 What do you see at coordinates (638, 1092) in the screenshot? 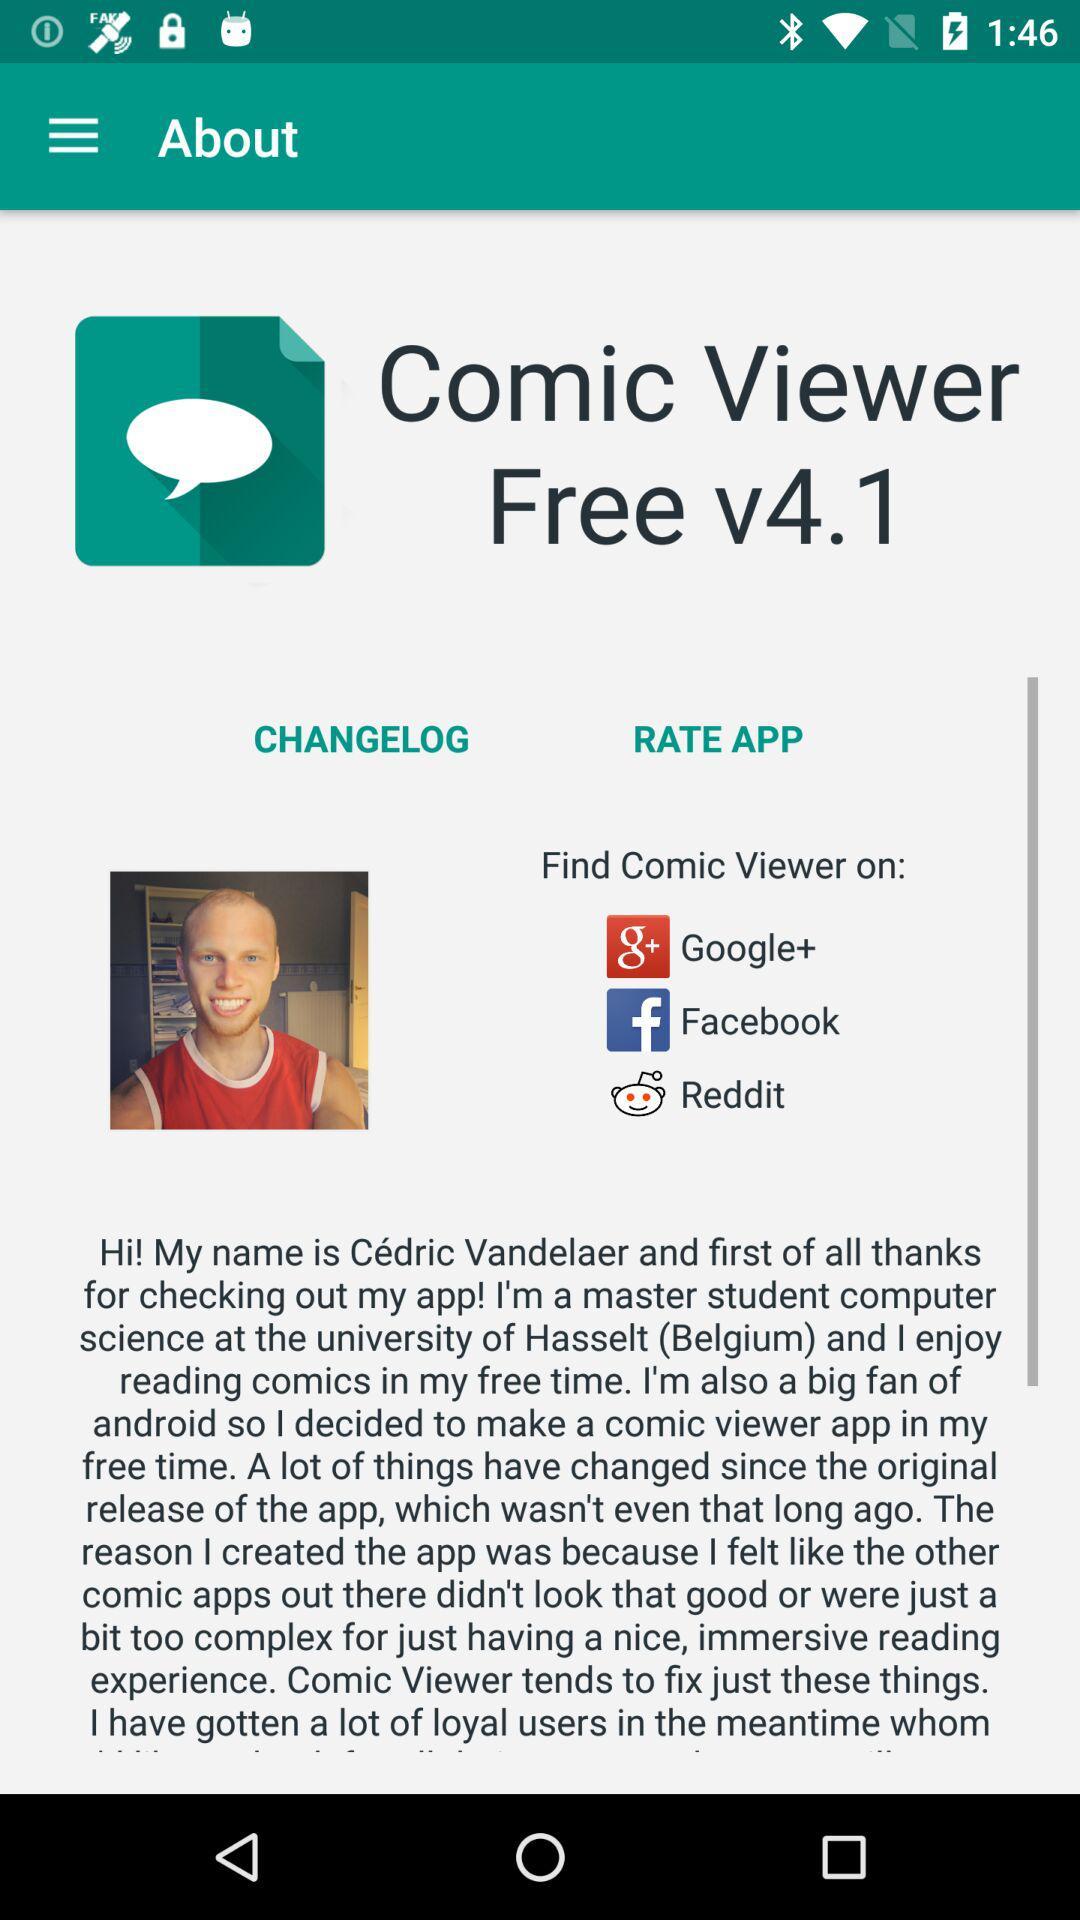
I see `the emoji icon` at bounding box center [638, 1092].